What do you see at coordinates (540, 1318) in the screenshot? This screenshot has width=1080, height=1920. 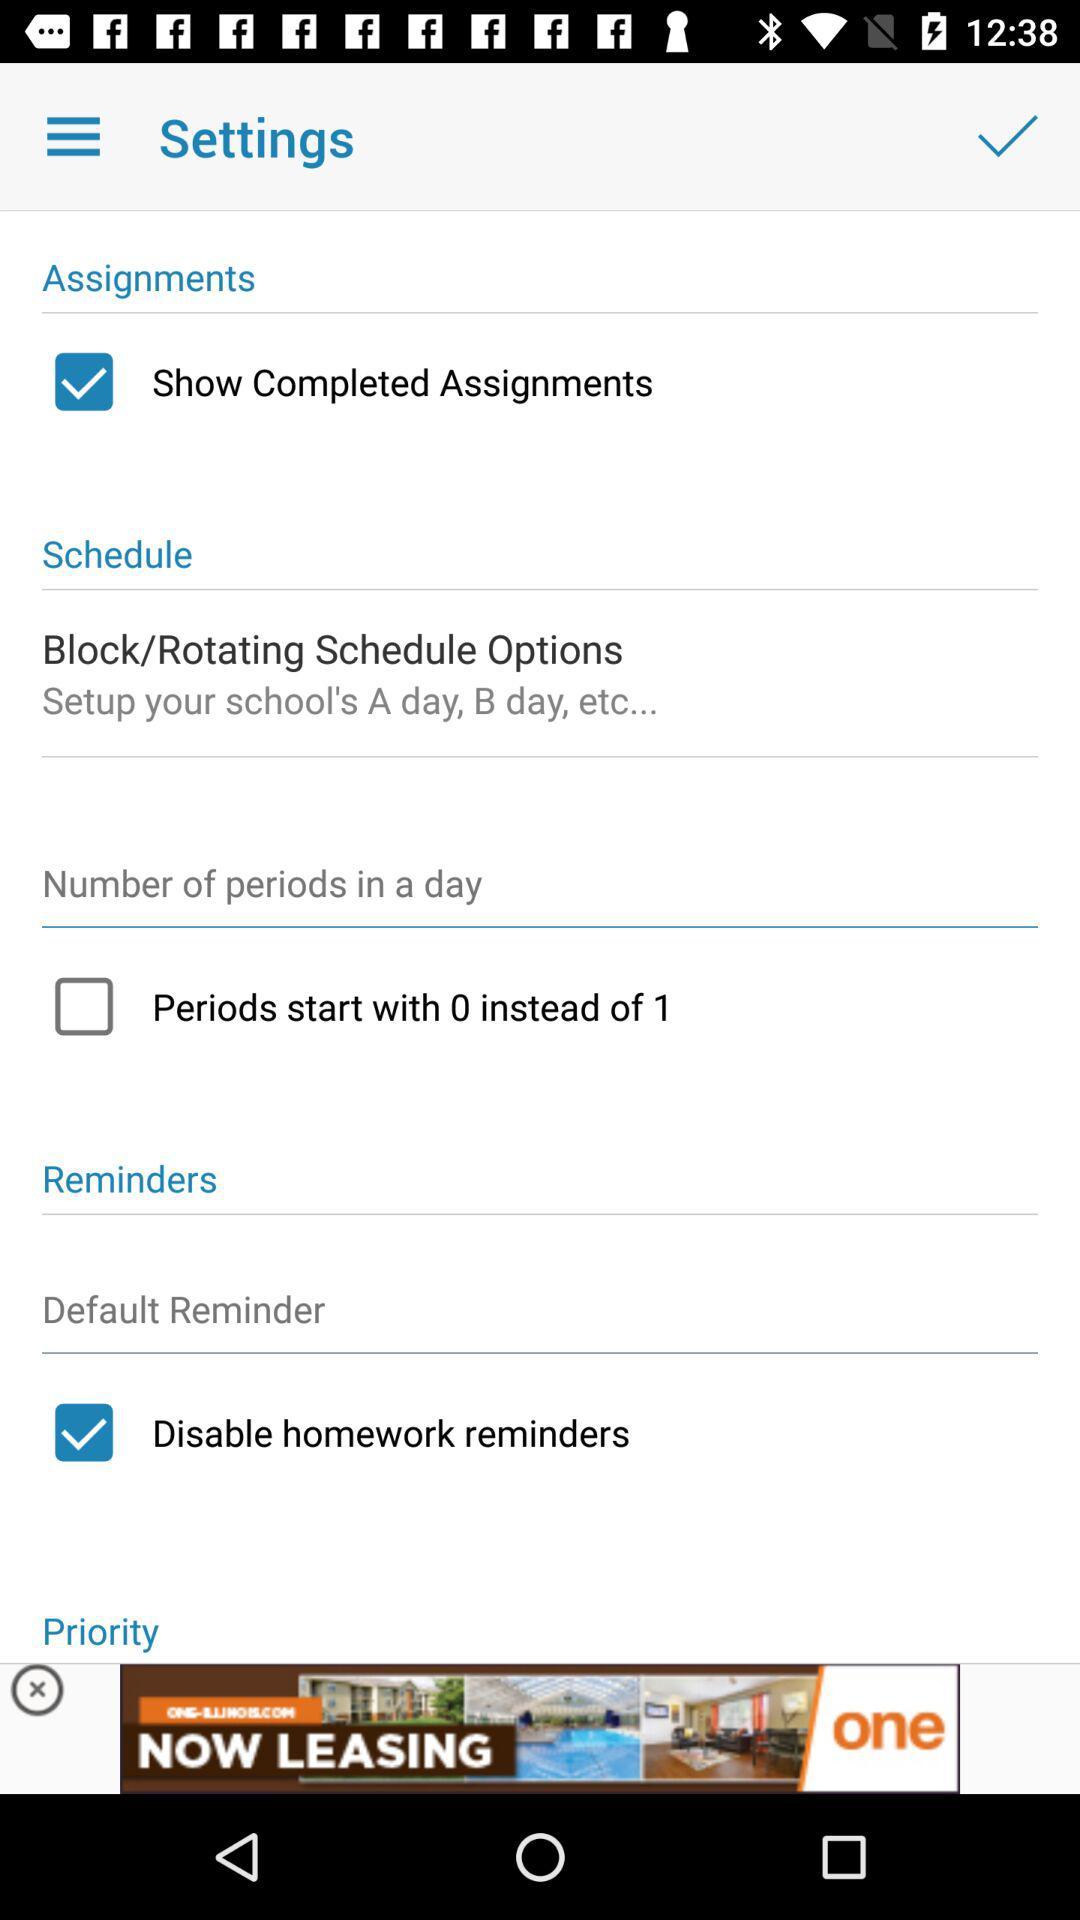 I see `button setting icon` at bounding box center [540, 1318].